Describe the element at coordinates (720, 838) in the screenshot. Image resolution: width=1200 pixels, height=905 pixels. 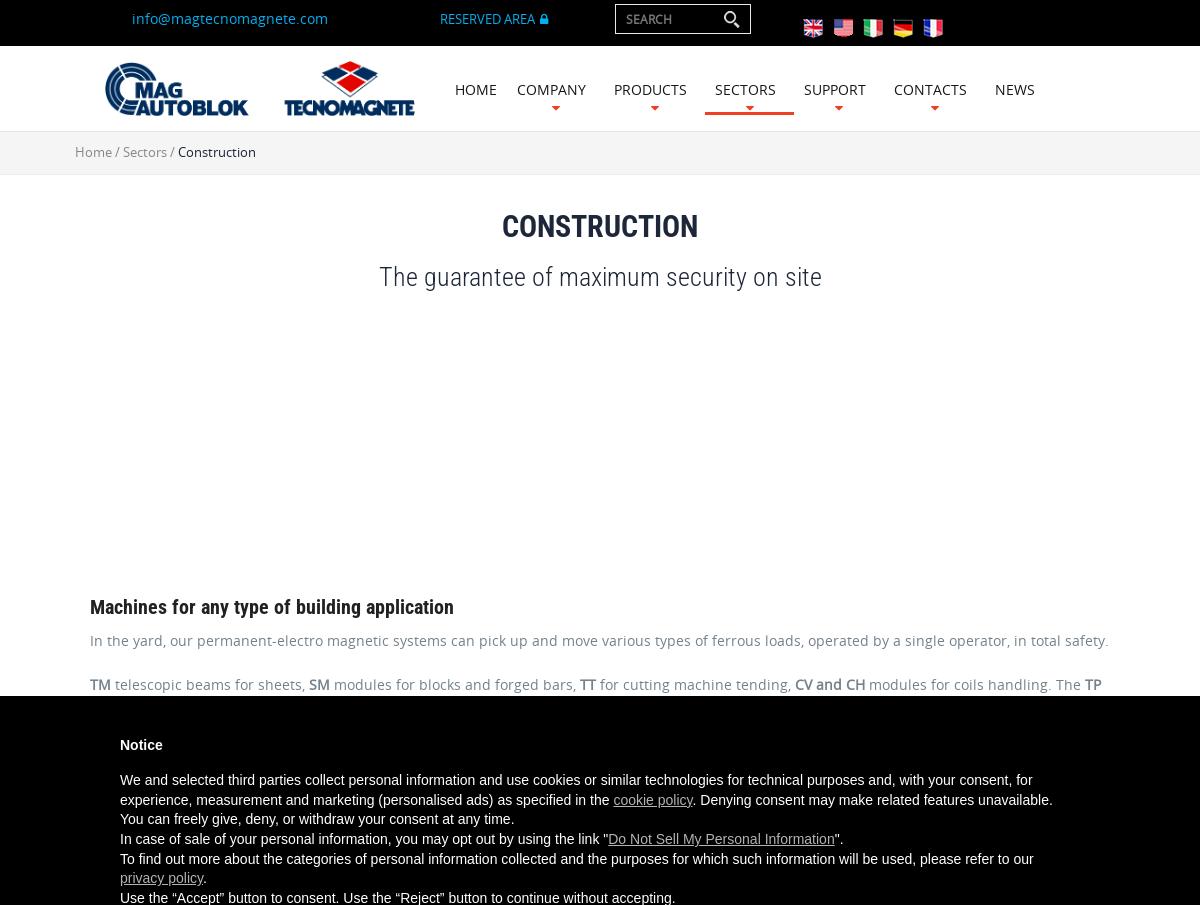
I see `'Do Not Sell My Personal Information'` at that location.